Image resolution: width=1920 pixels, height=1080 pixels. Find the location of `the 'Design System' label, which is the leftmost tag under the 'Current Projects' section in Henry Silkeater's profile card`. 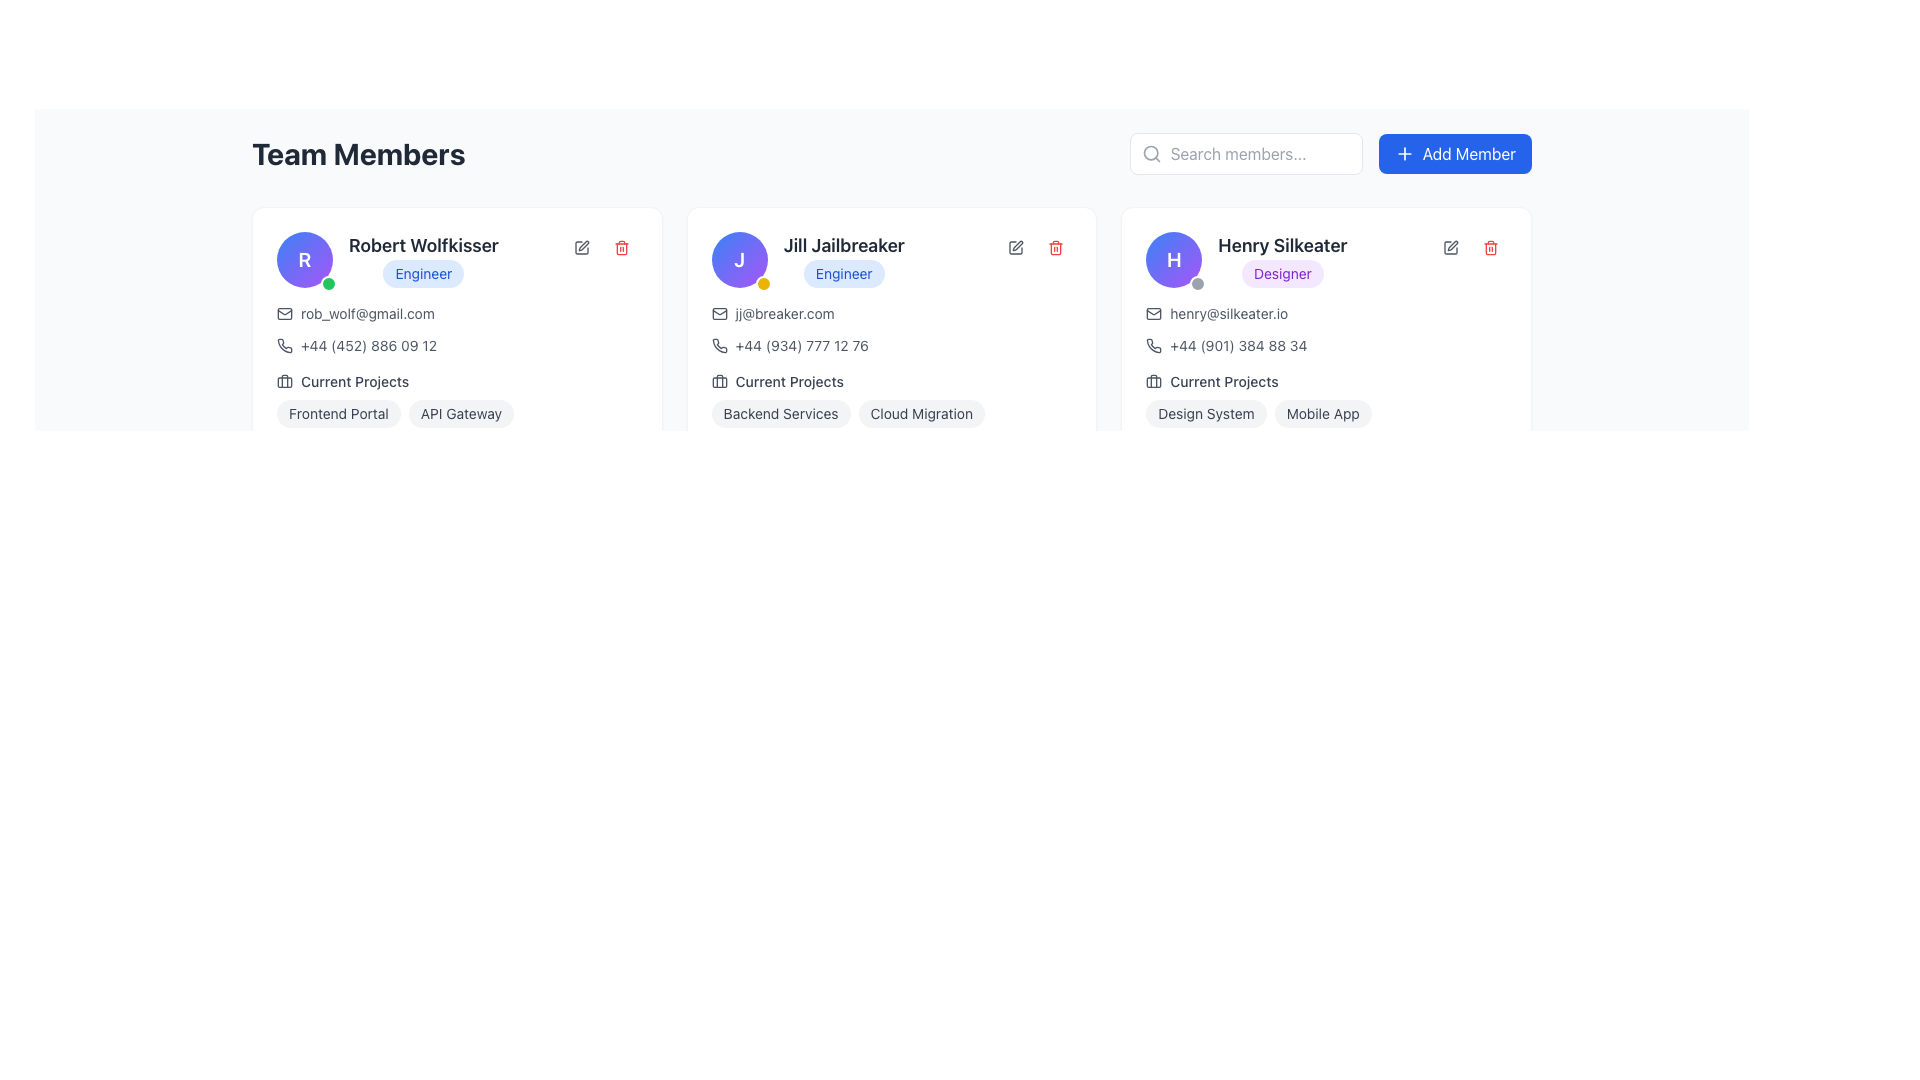

the 'Design System' label, which is the leftmost tag under the 'Current Projects' section in Henry Silkeater's profile card is located at coordinates (1205, 412).